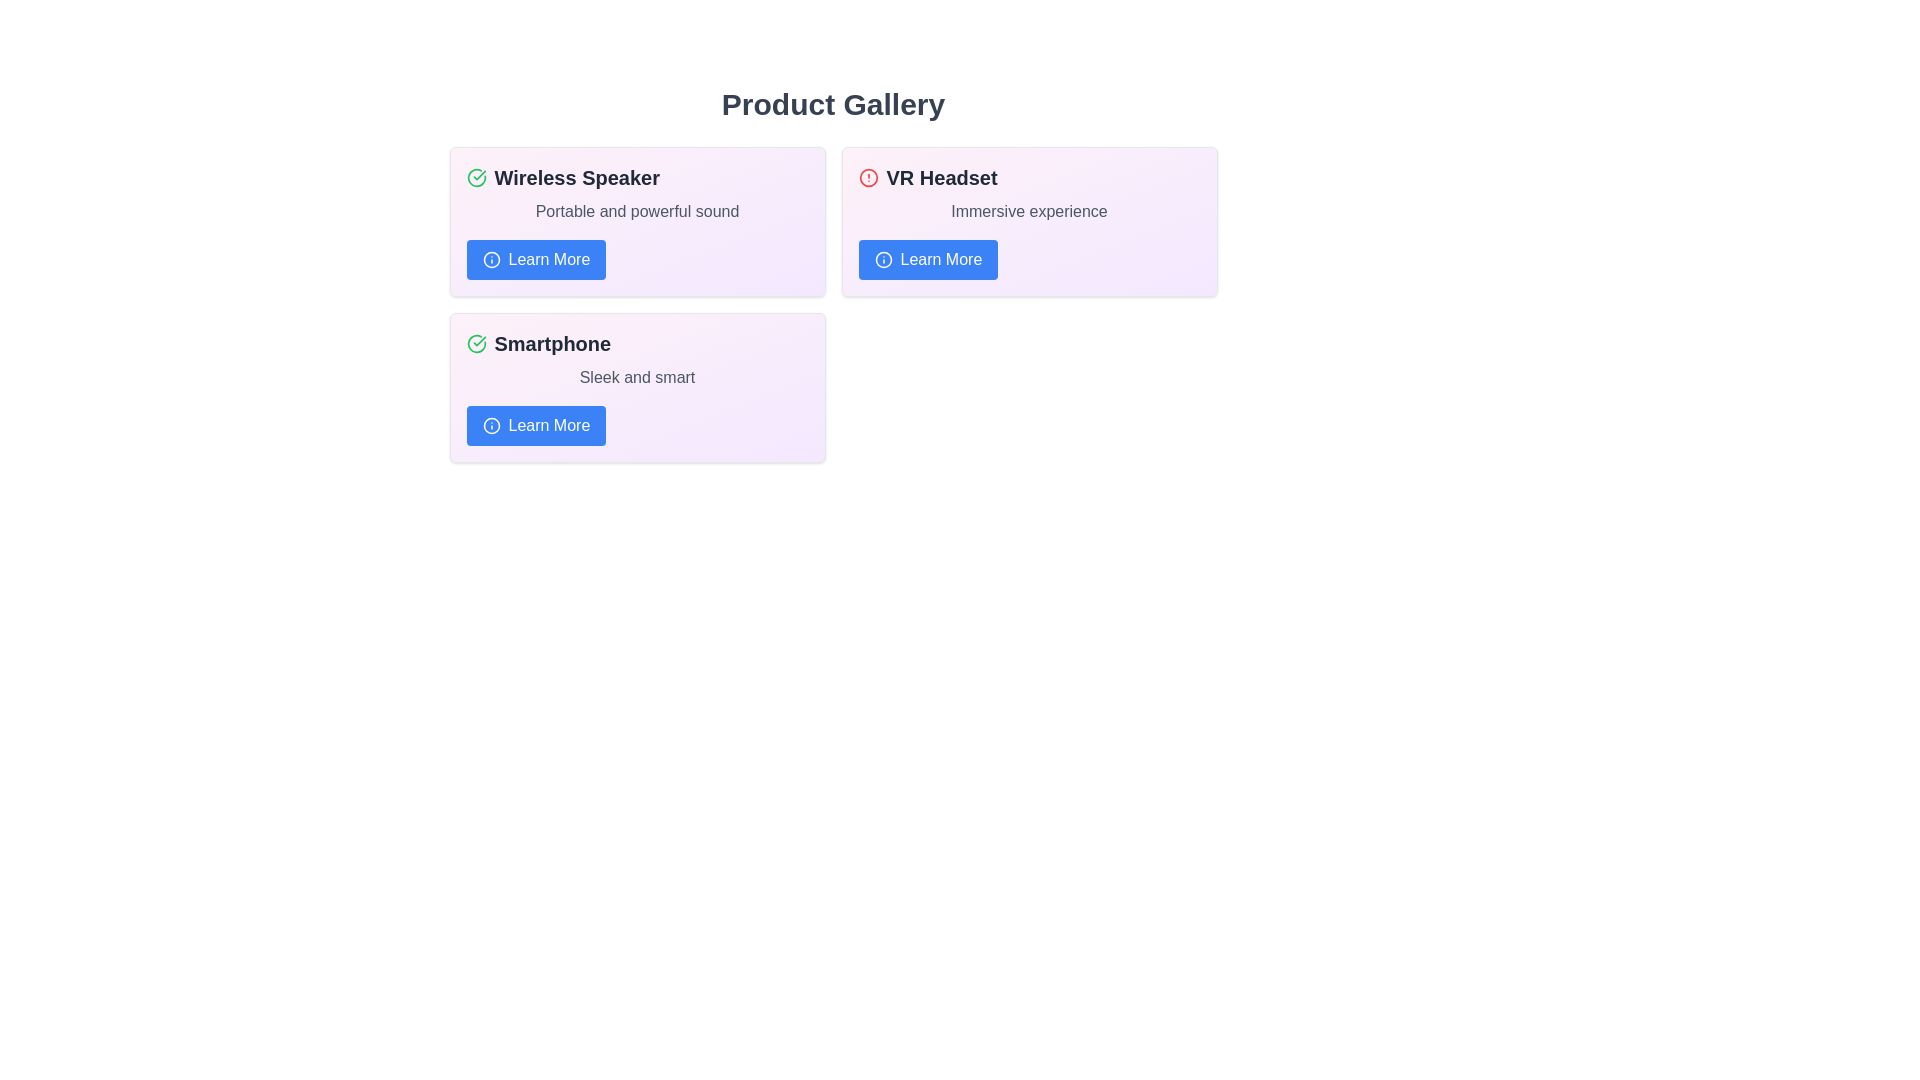  Describe the element at coordinates (927, 258) in the screenshot. I see `the 'Learn More' button for the VR Headset product` at that location.